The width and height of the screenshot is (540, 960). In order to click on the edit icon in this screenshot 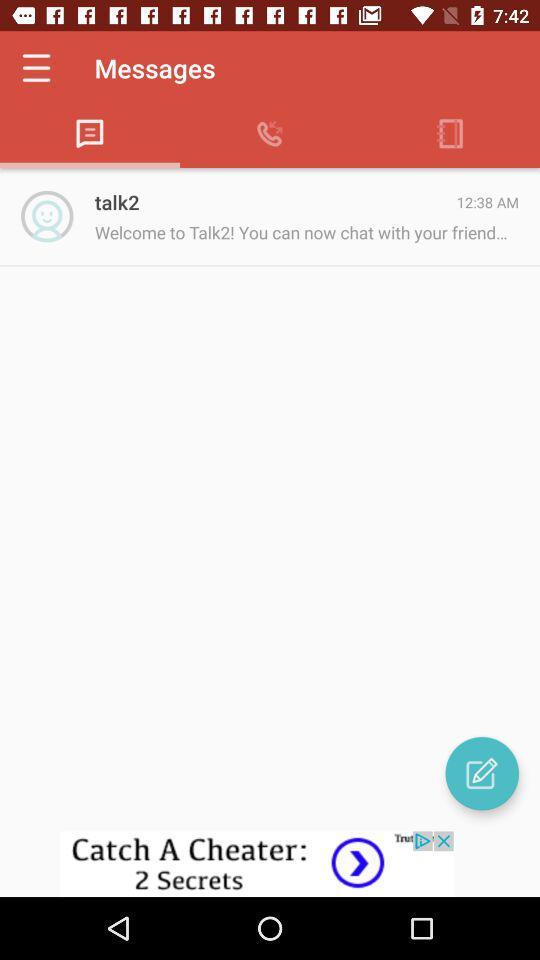, I will do `click(481, 772)`.